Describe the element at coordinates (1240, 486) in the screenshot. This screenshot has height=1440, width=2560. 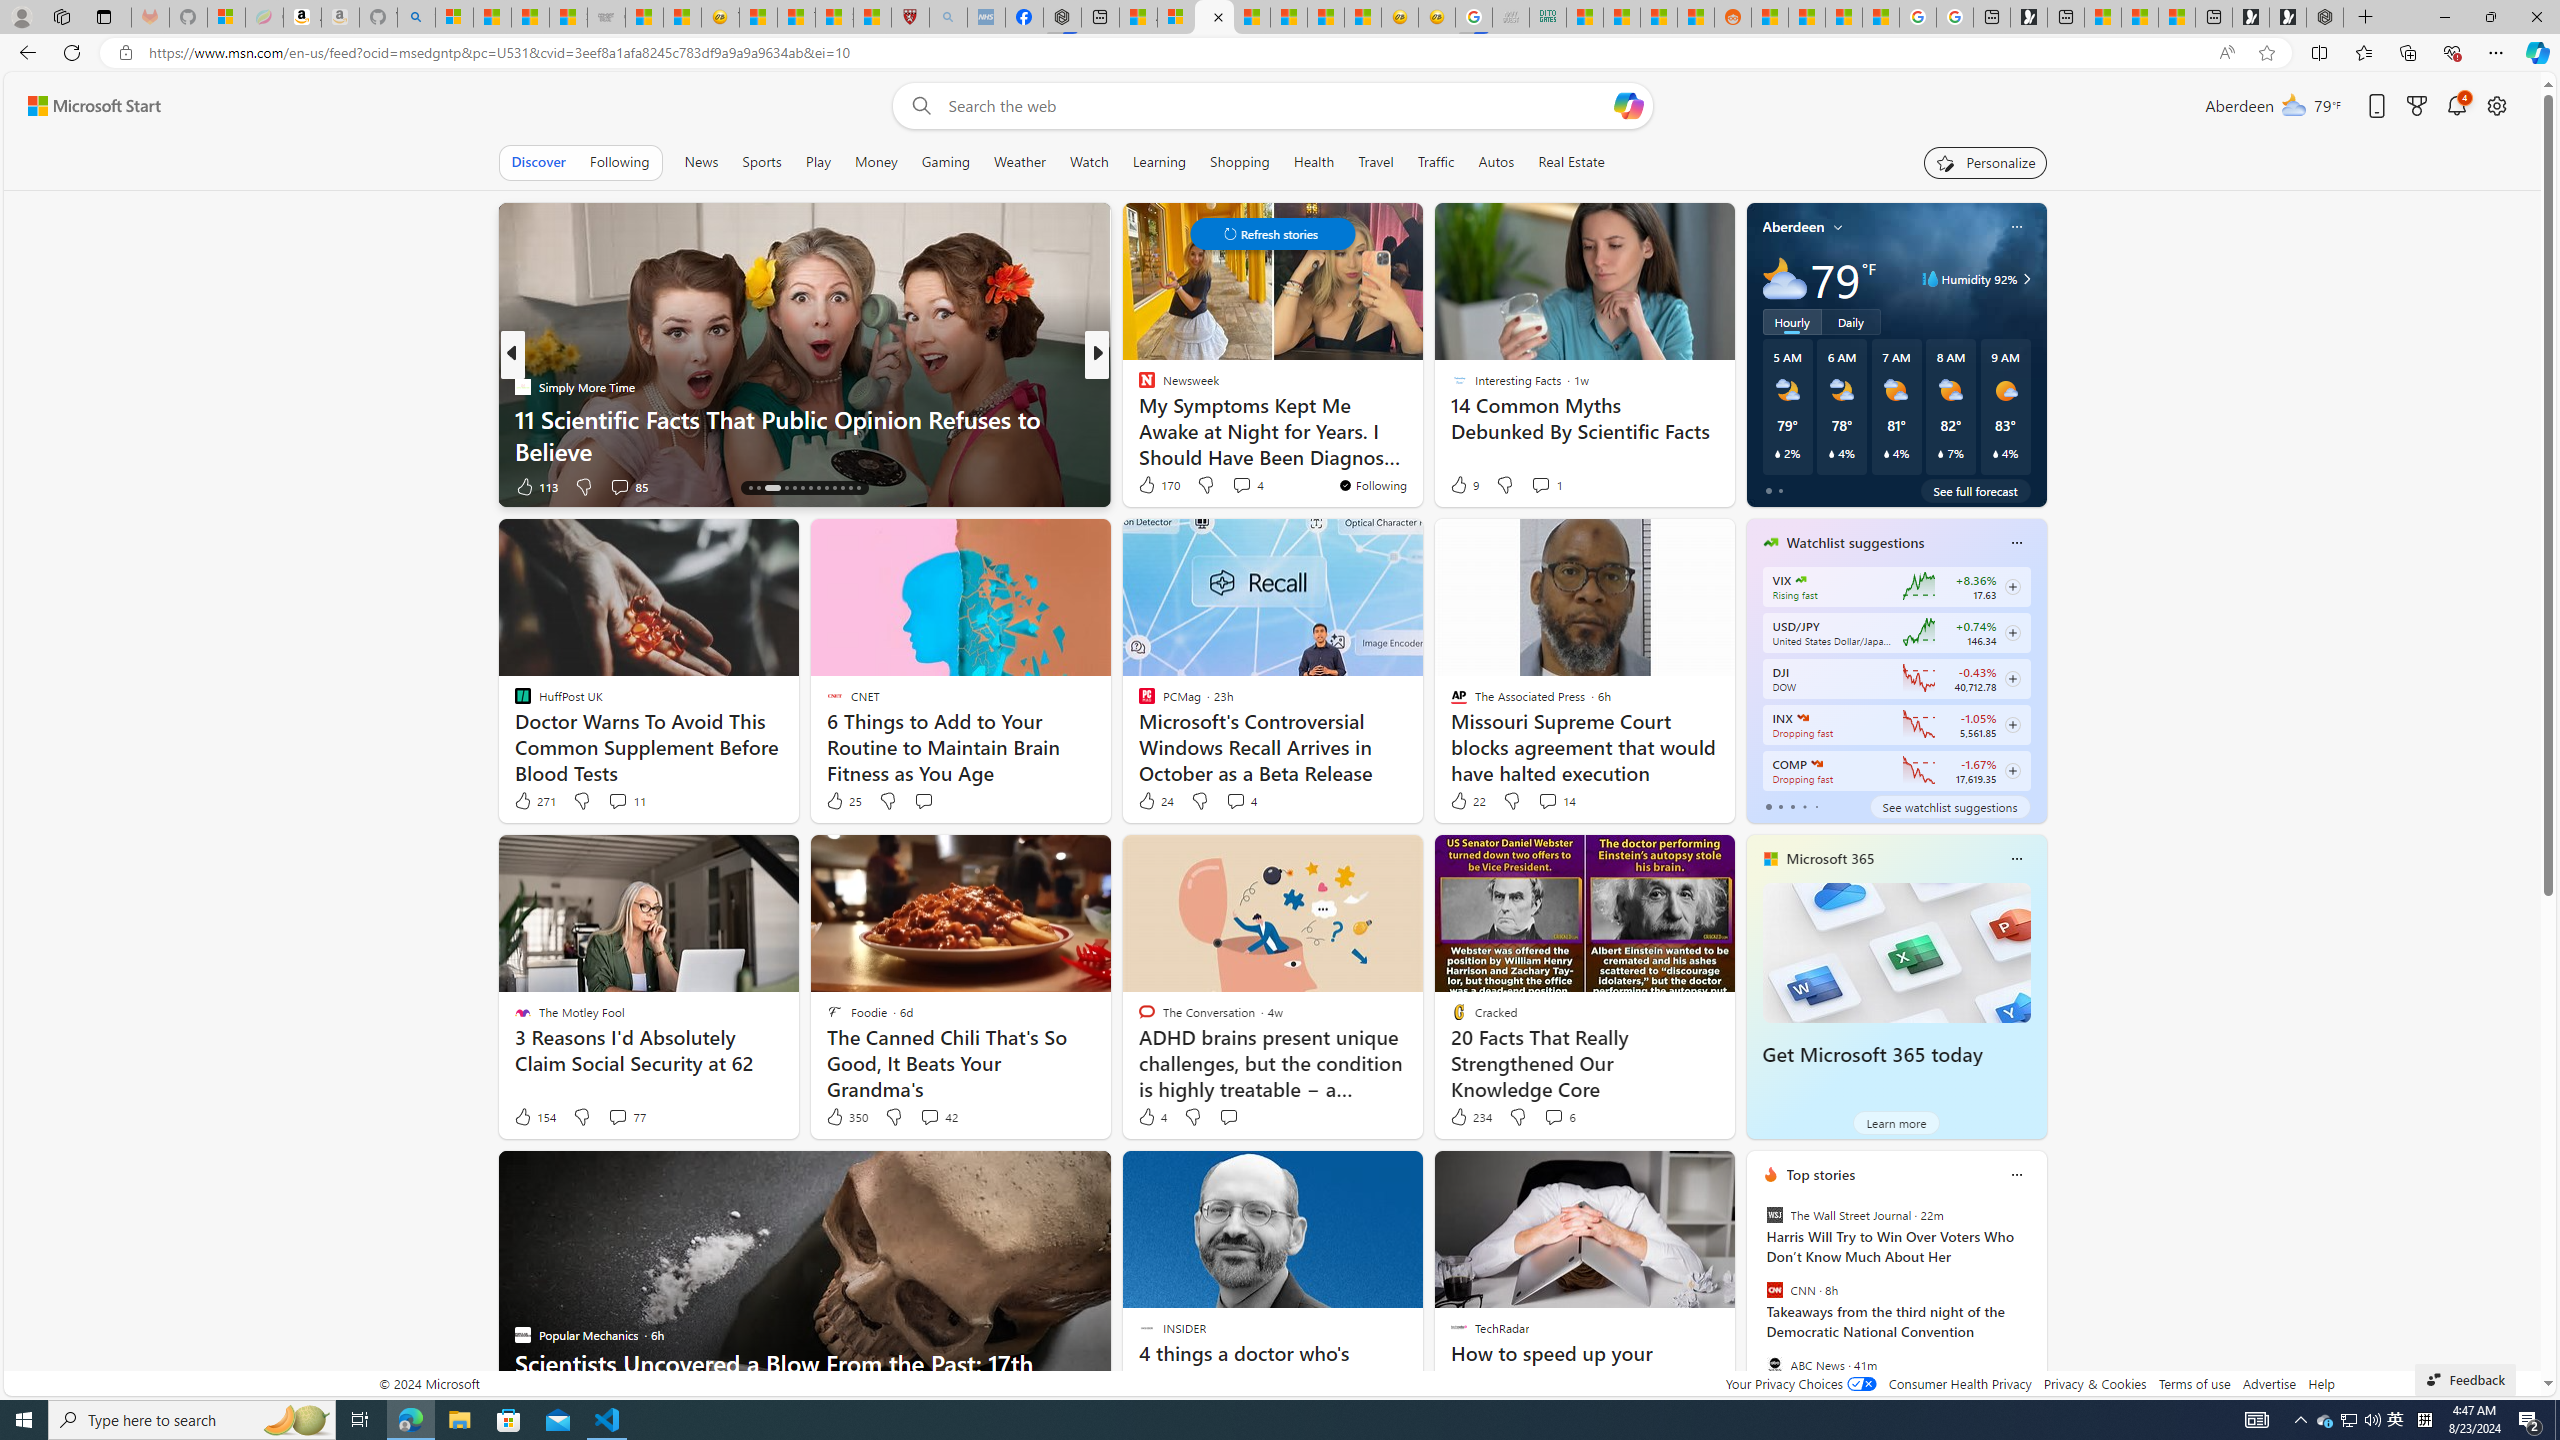
I see `'View comments 231 Comment'` at that location.